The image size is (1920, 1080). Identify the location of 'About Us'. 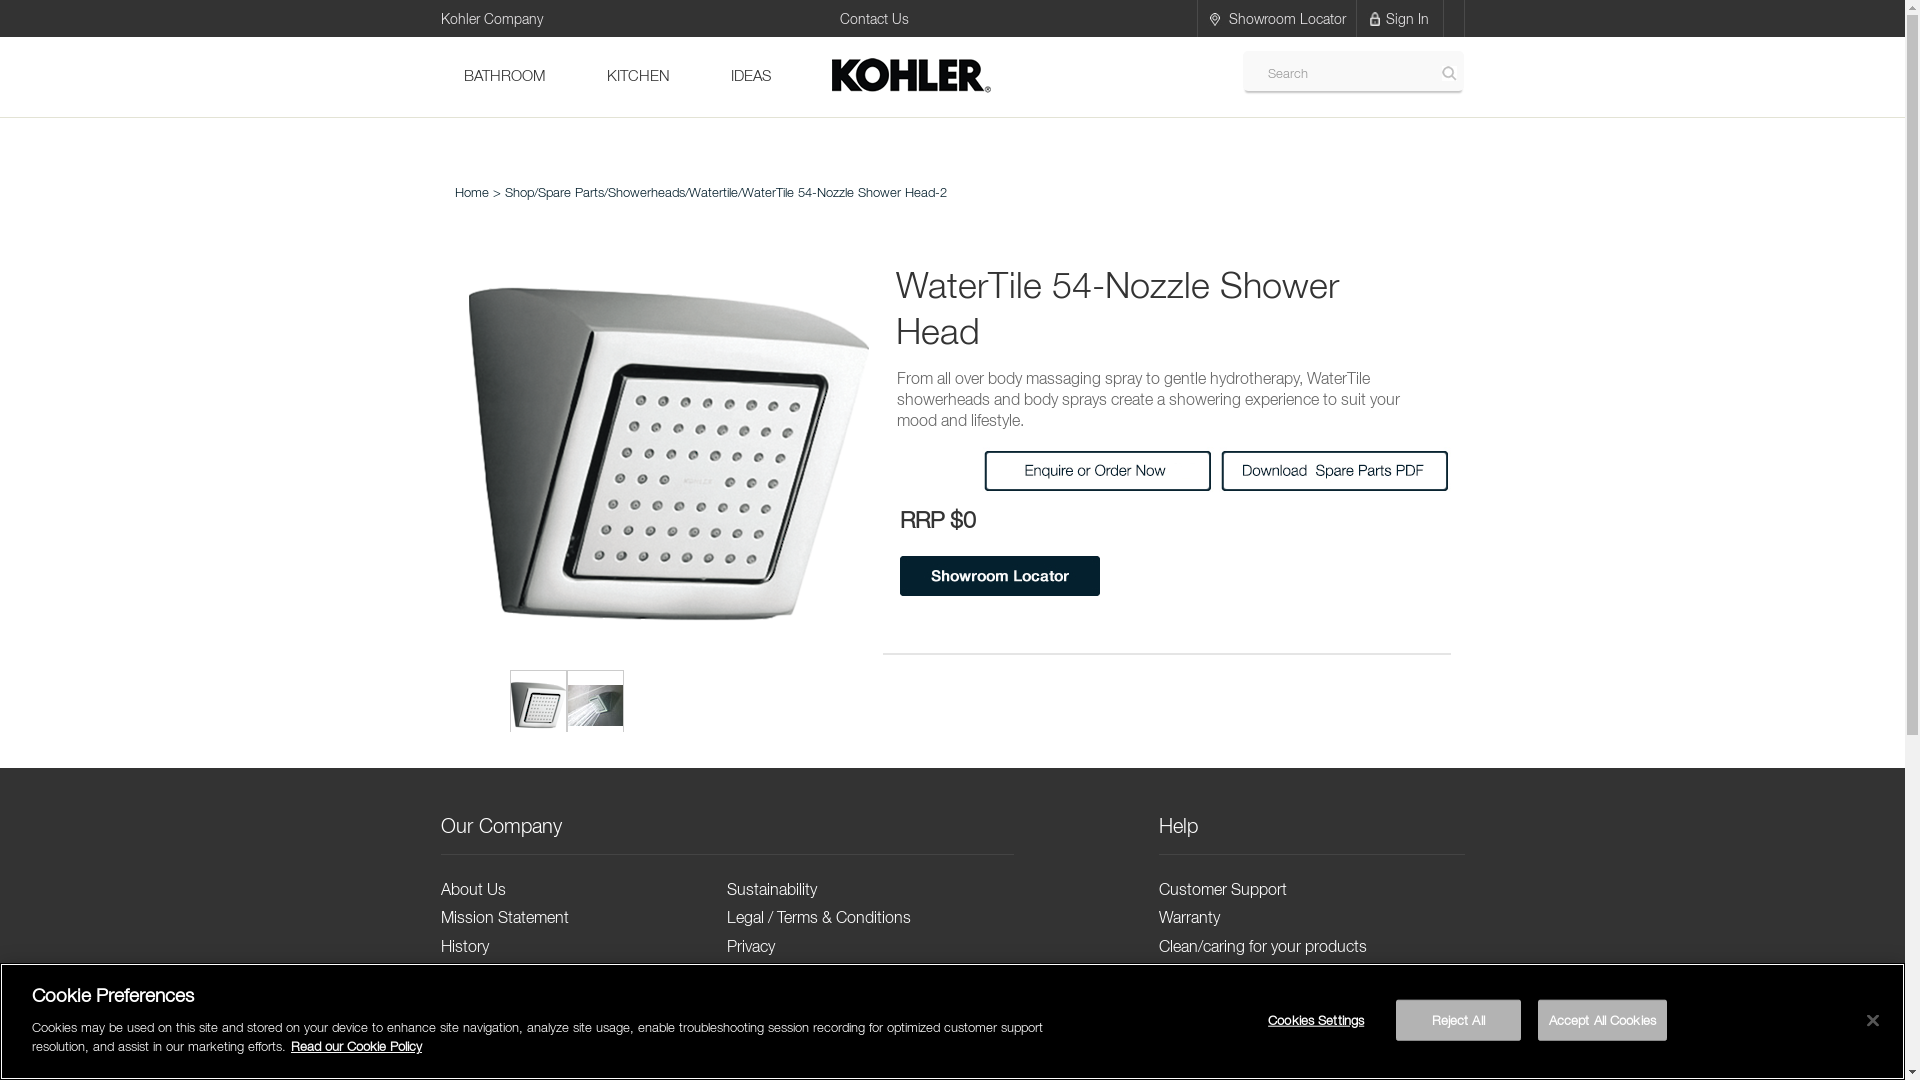
(471, 887).